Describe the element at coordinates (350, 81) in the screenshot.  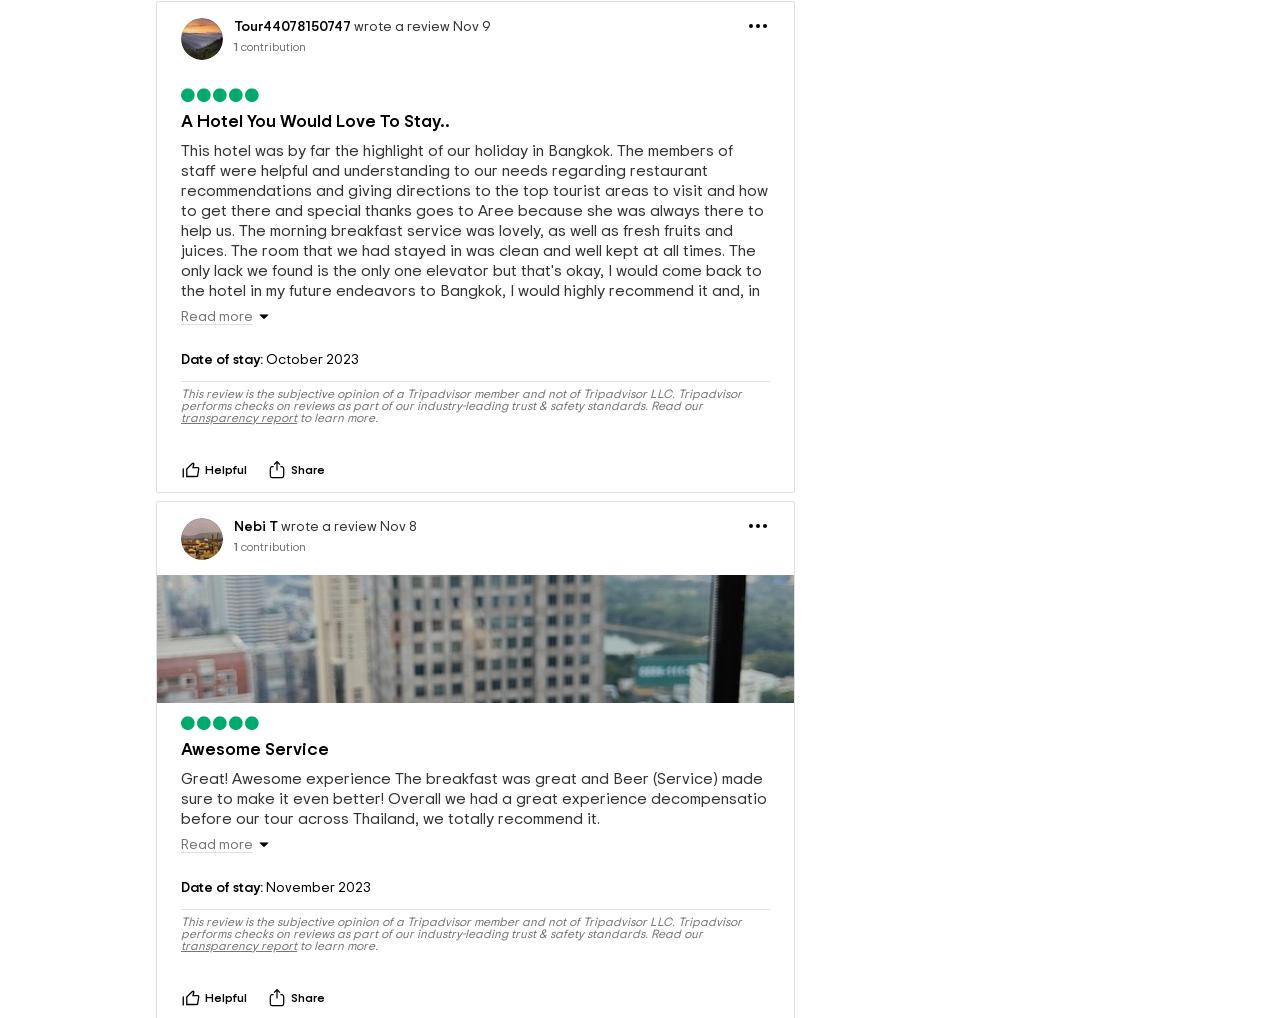
I see `'wrote a review Nov 9'` at that location.